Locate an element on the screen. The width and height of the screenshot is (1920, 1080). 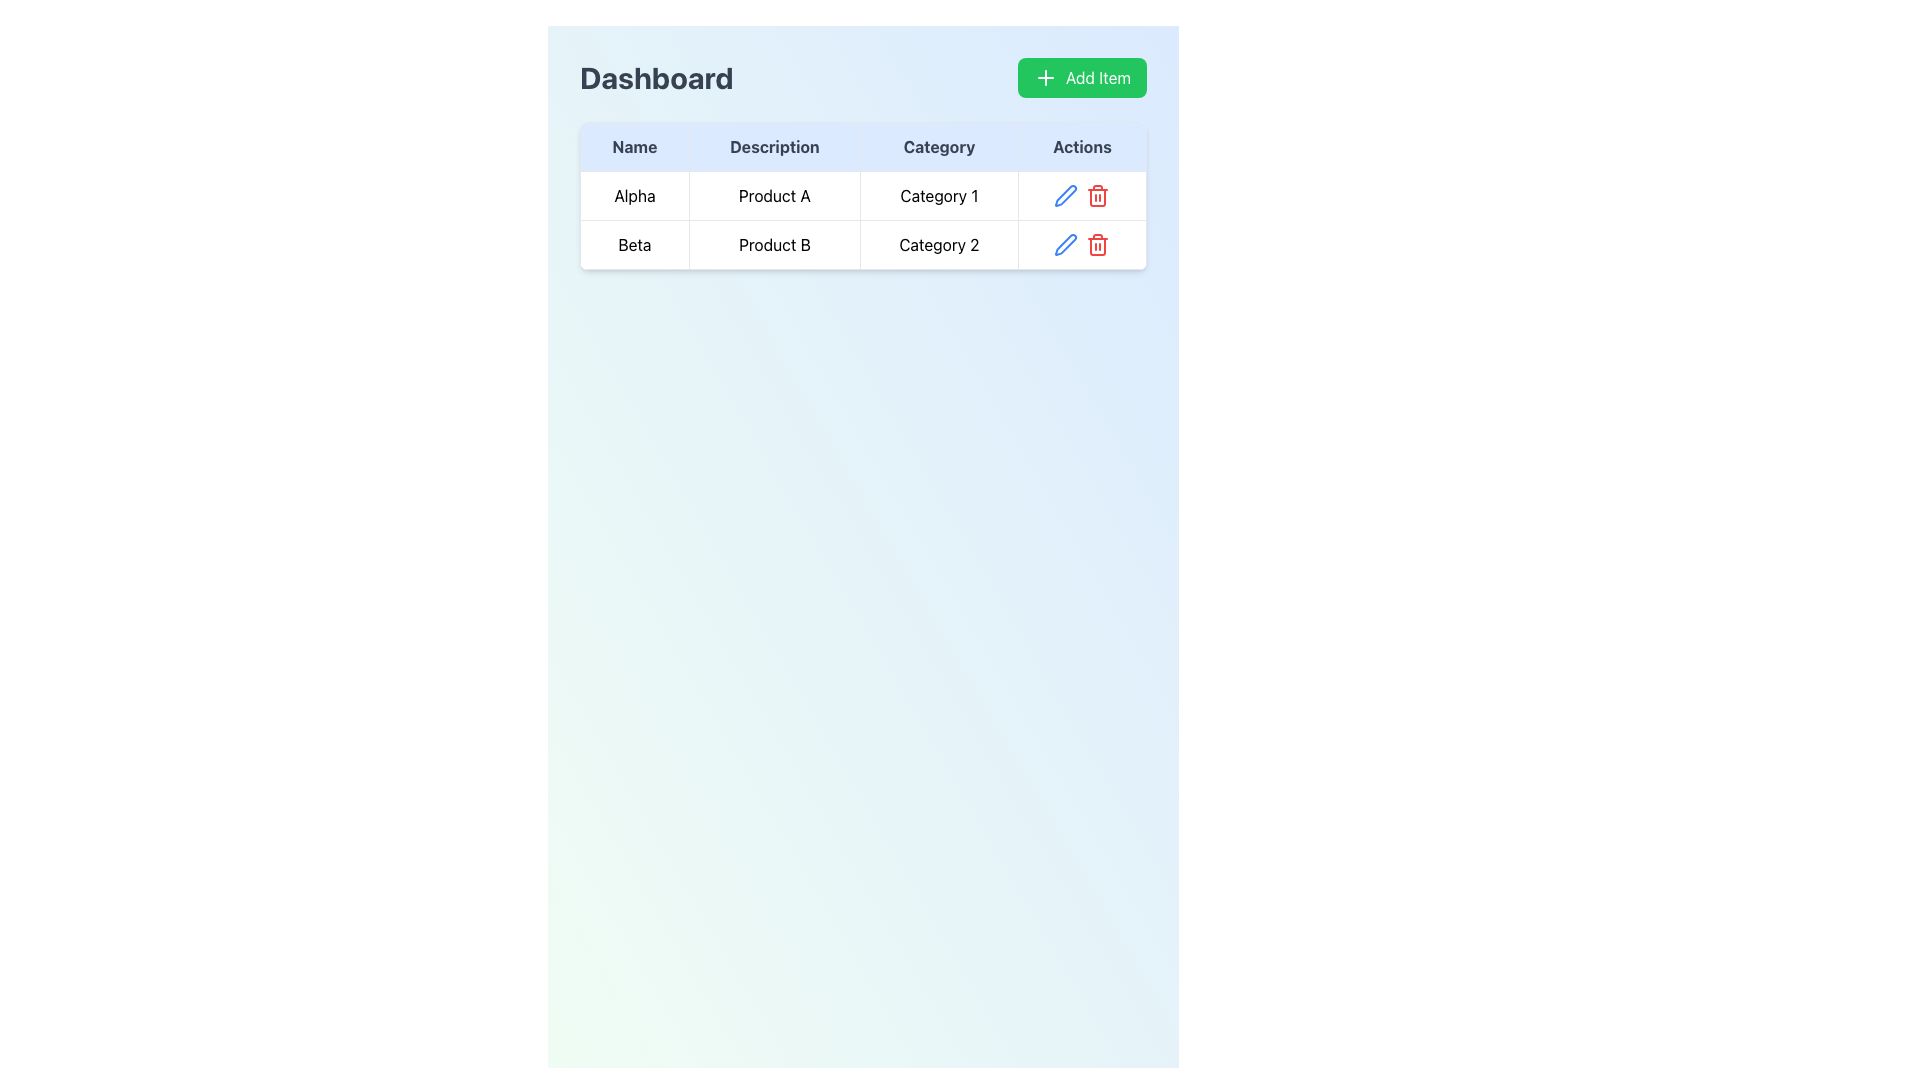
text content of the Text Label displaying 'Product A', located in the second column of the first row of a table-like structure is located at coordinates (773, 196).